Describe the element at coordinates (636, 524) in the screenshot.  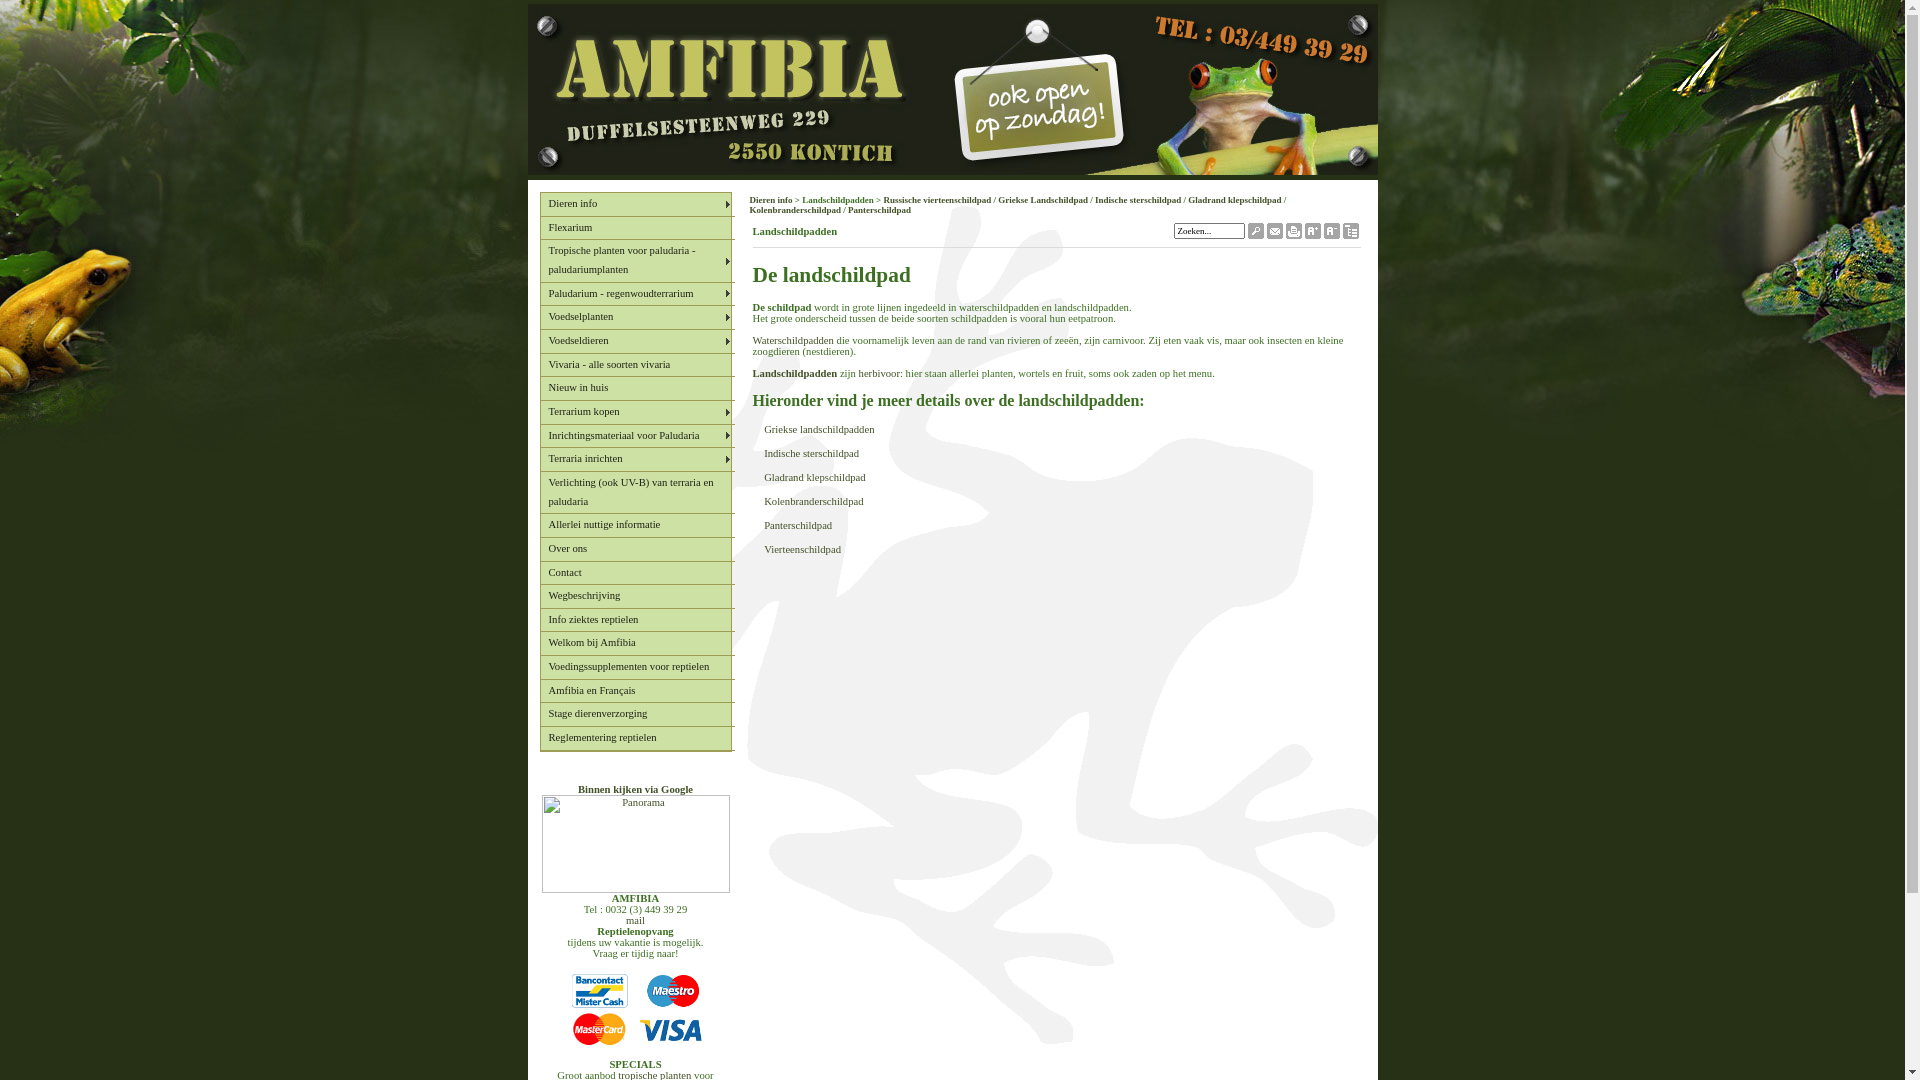
I see `'Allerlei nuttige informatie'` at that location.